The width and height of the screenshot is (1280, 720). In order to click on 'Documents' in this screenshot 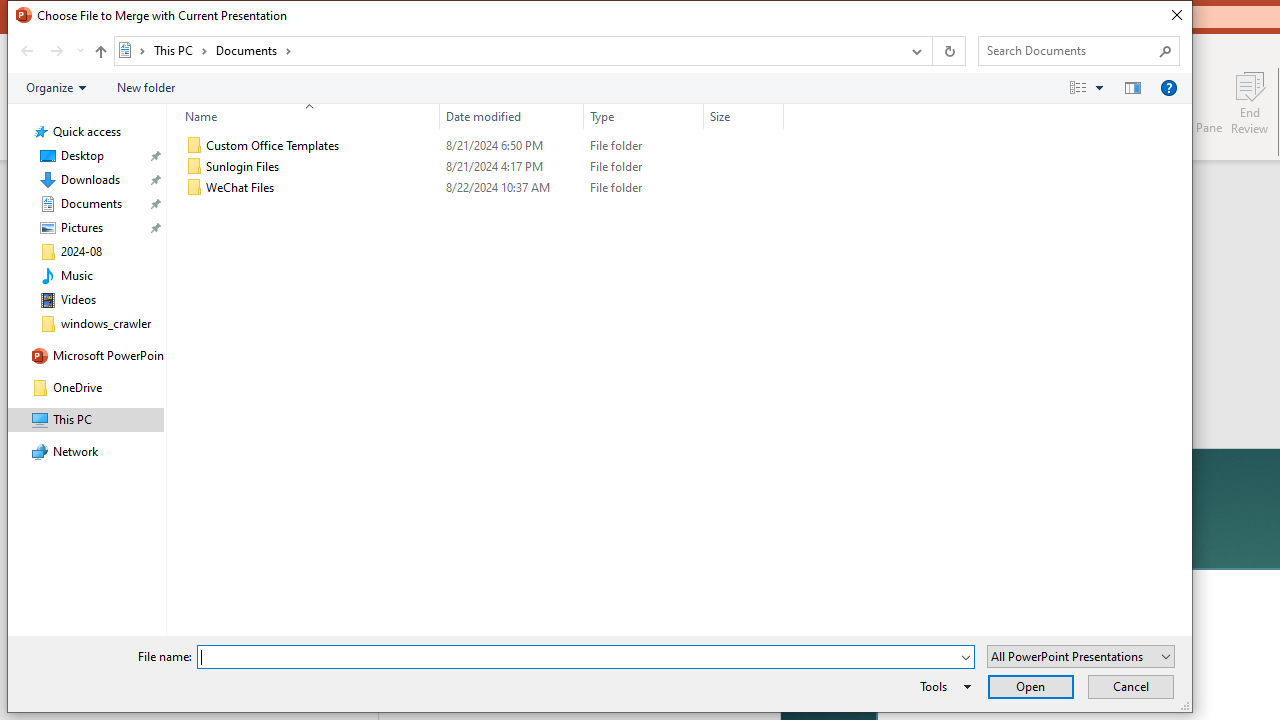, I will do `click(253, 49)`.